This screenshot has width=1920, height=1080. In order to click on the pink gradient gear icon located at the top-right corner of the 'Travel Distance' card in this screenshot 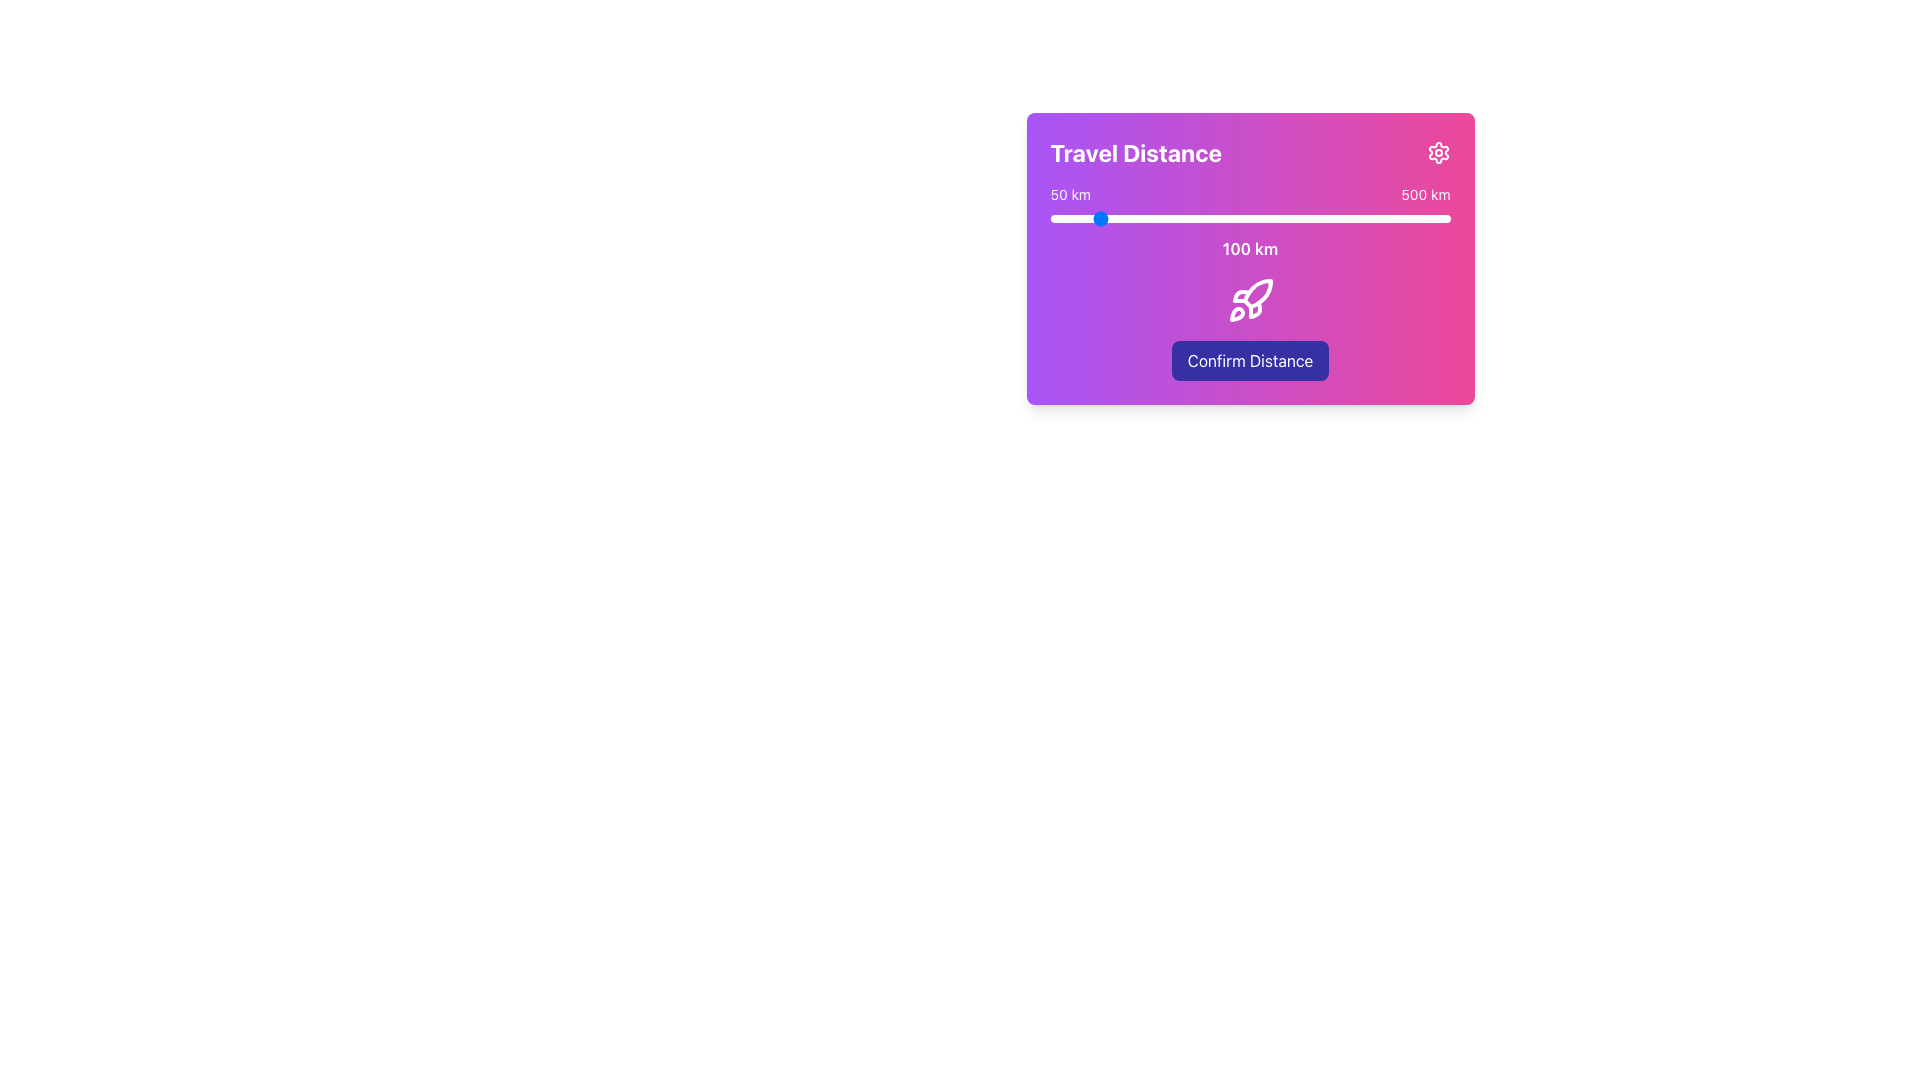, I will do `click(1437, 152)`.